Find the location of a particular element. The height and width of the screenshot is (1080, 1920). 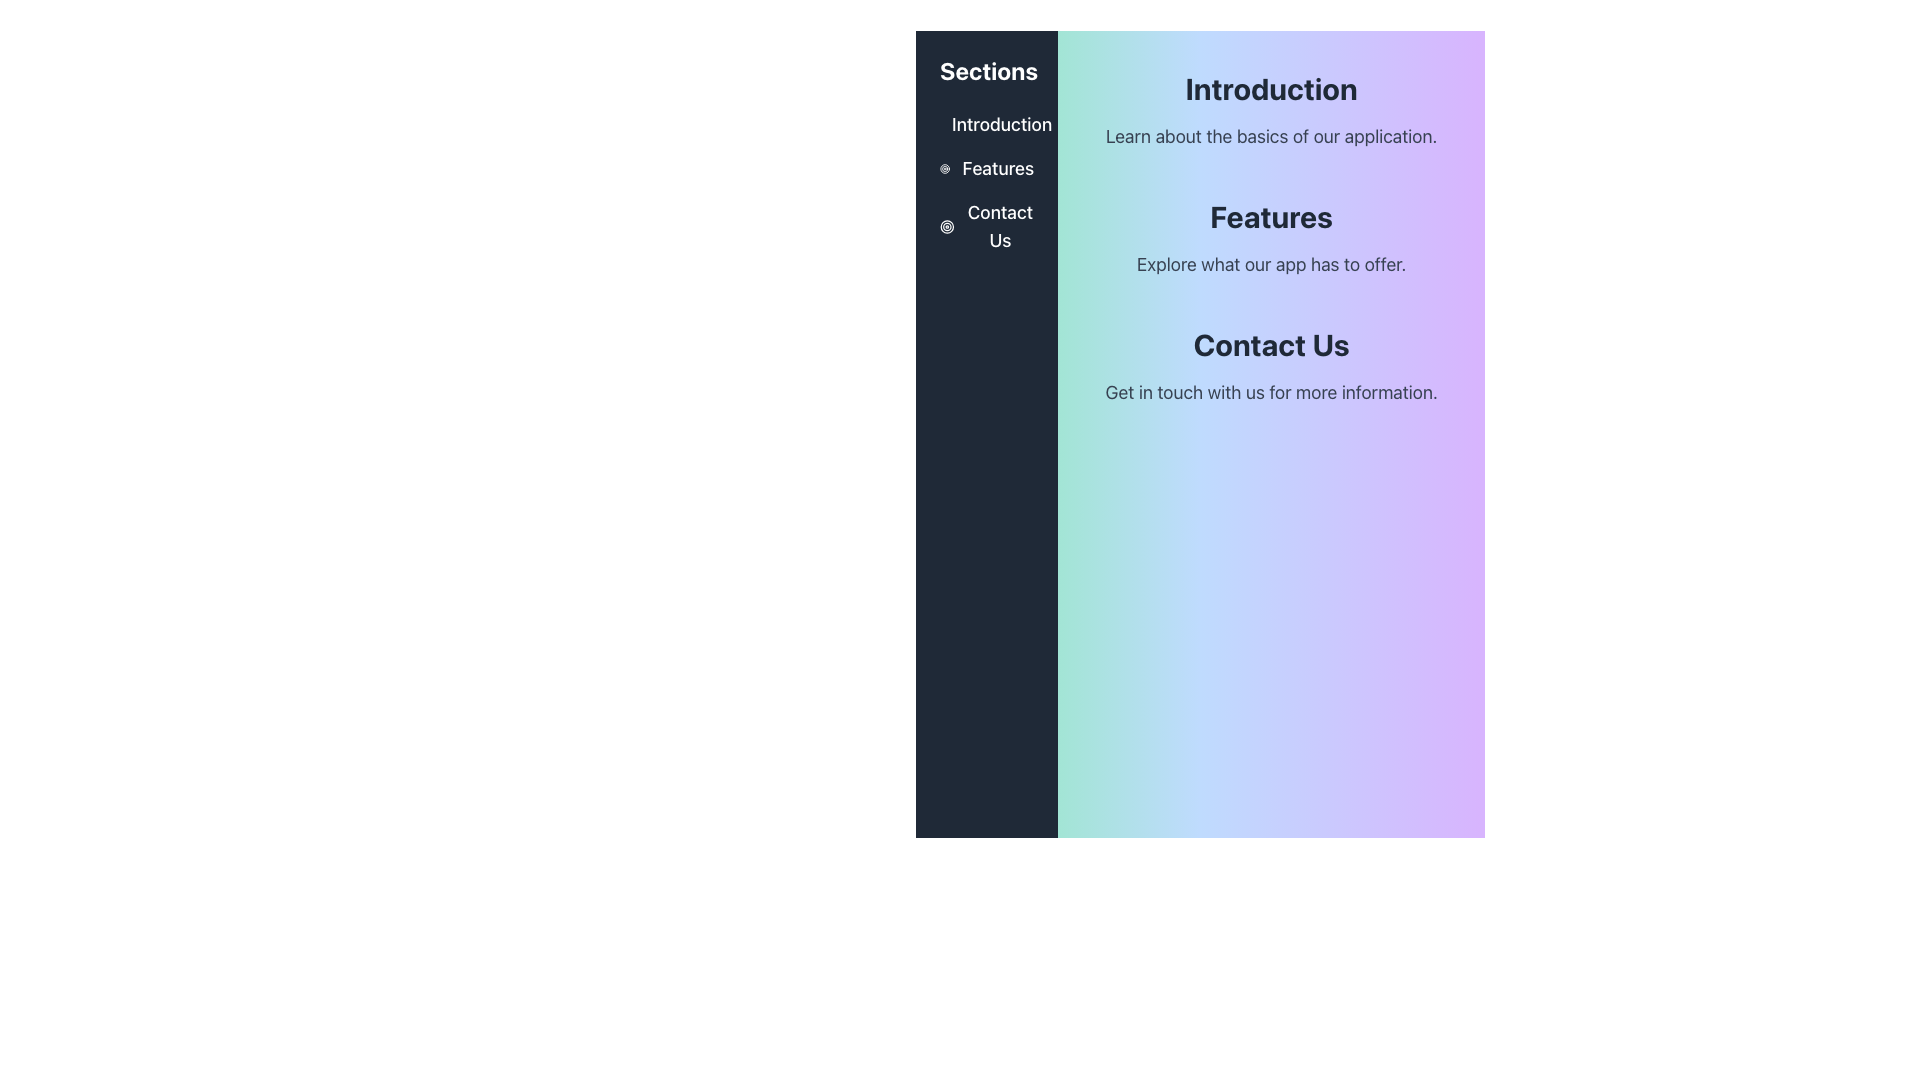

the hyperlink text labeled 'Introduction' located in the left vertical navigation menu is located at coordinates (1002, 124).